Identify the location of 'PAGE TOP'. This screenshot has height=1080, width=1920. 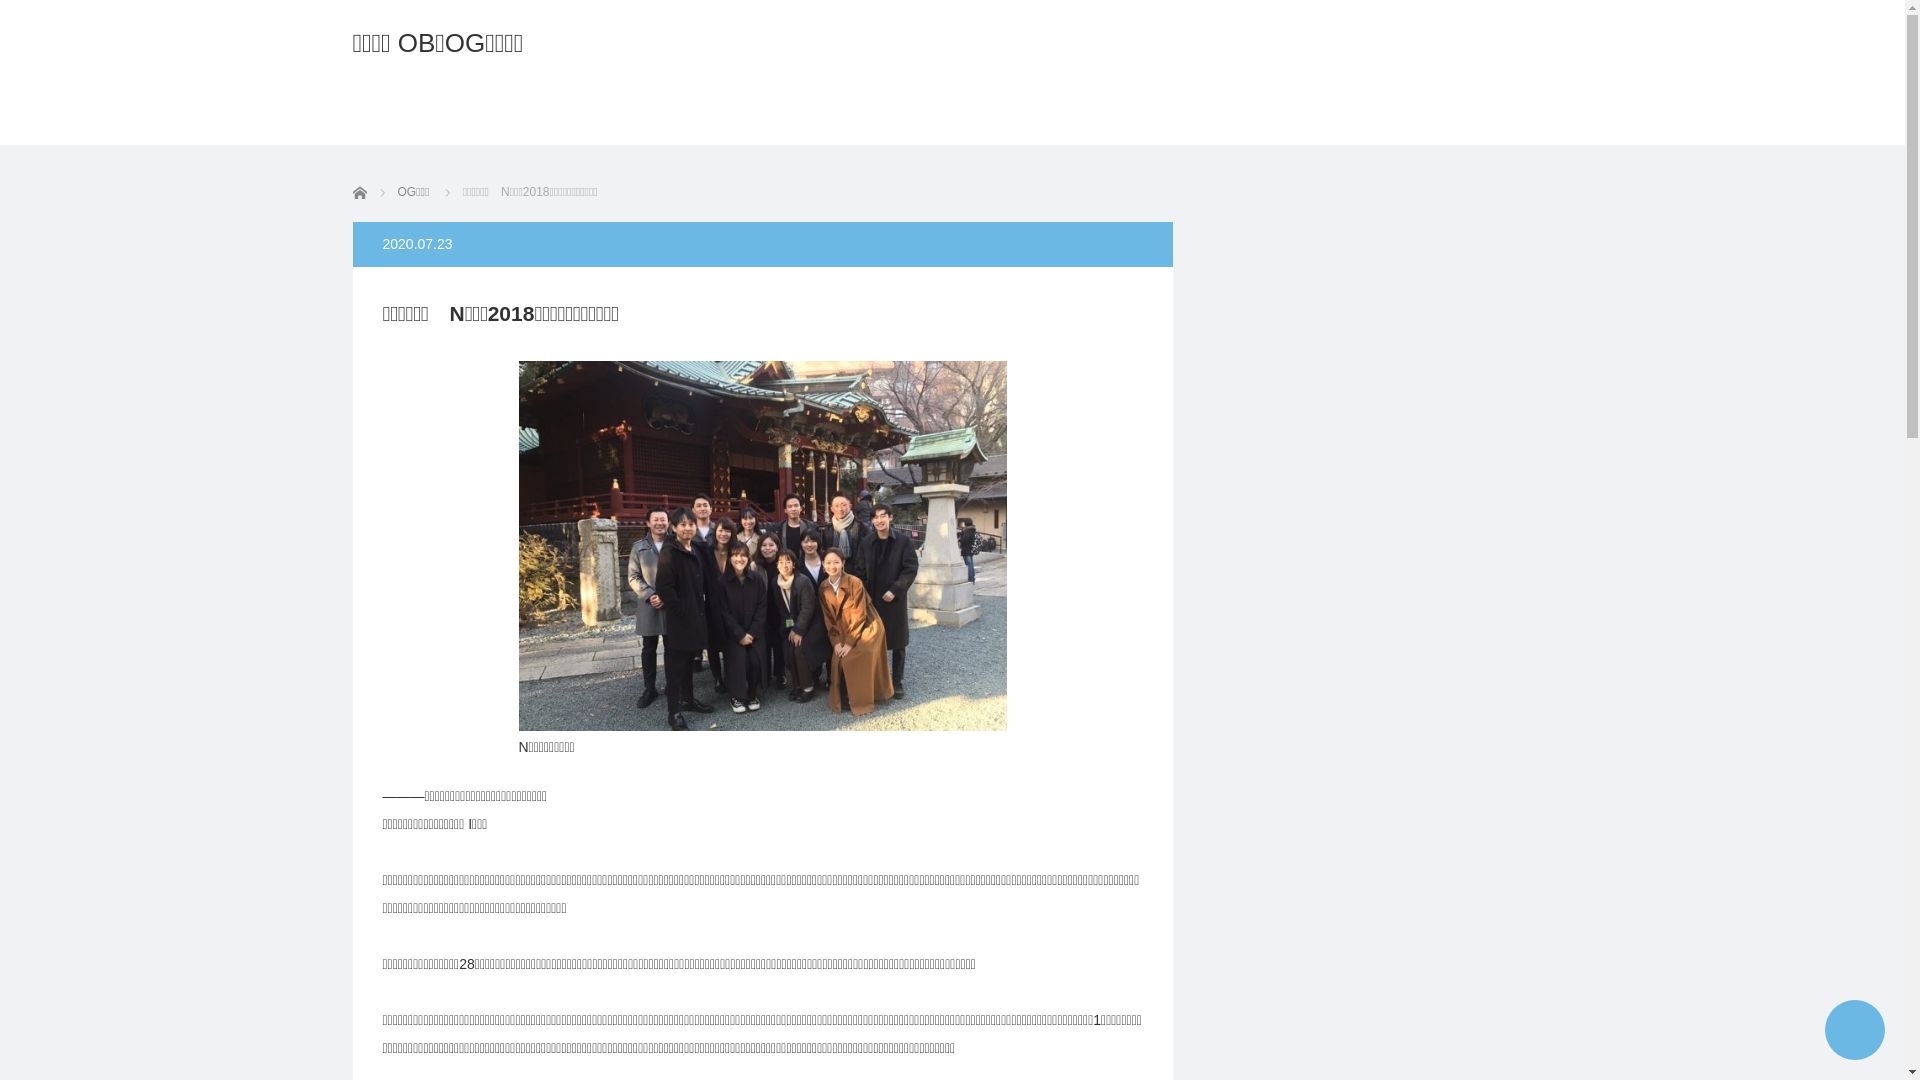
(1853, 1029).